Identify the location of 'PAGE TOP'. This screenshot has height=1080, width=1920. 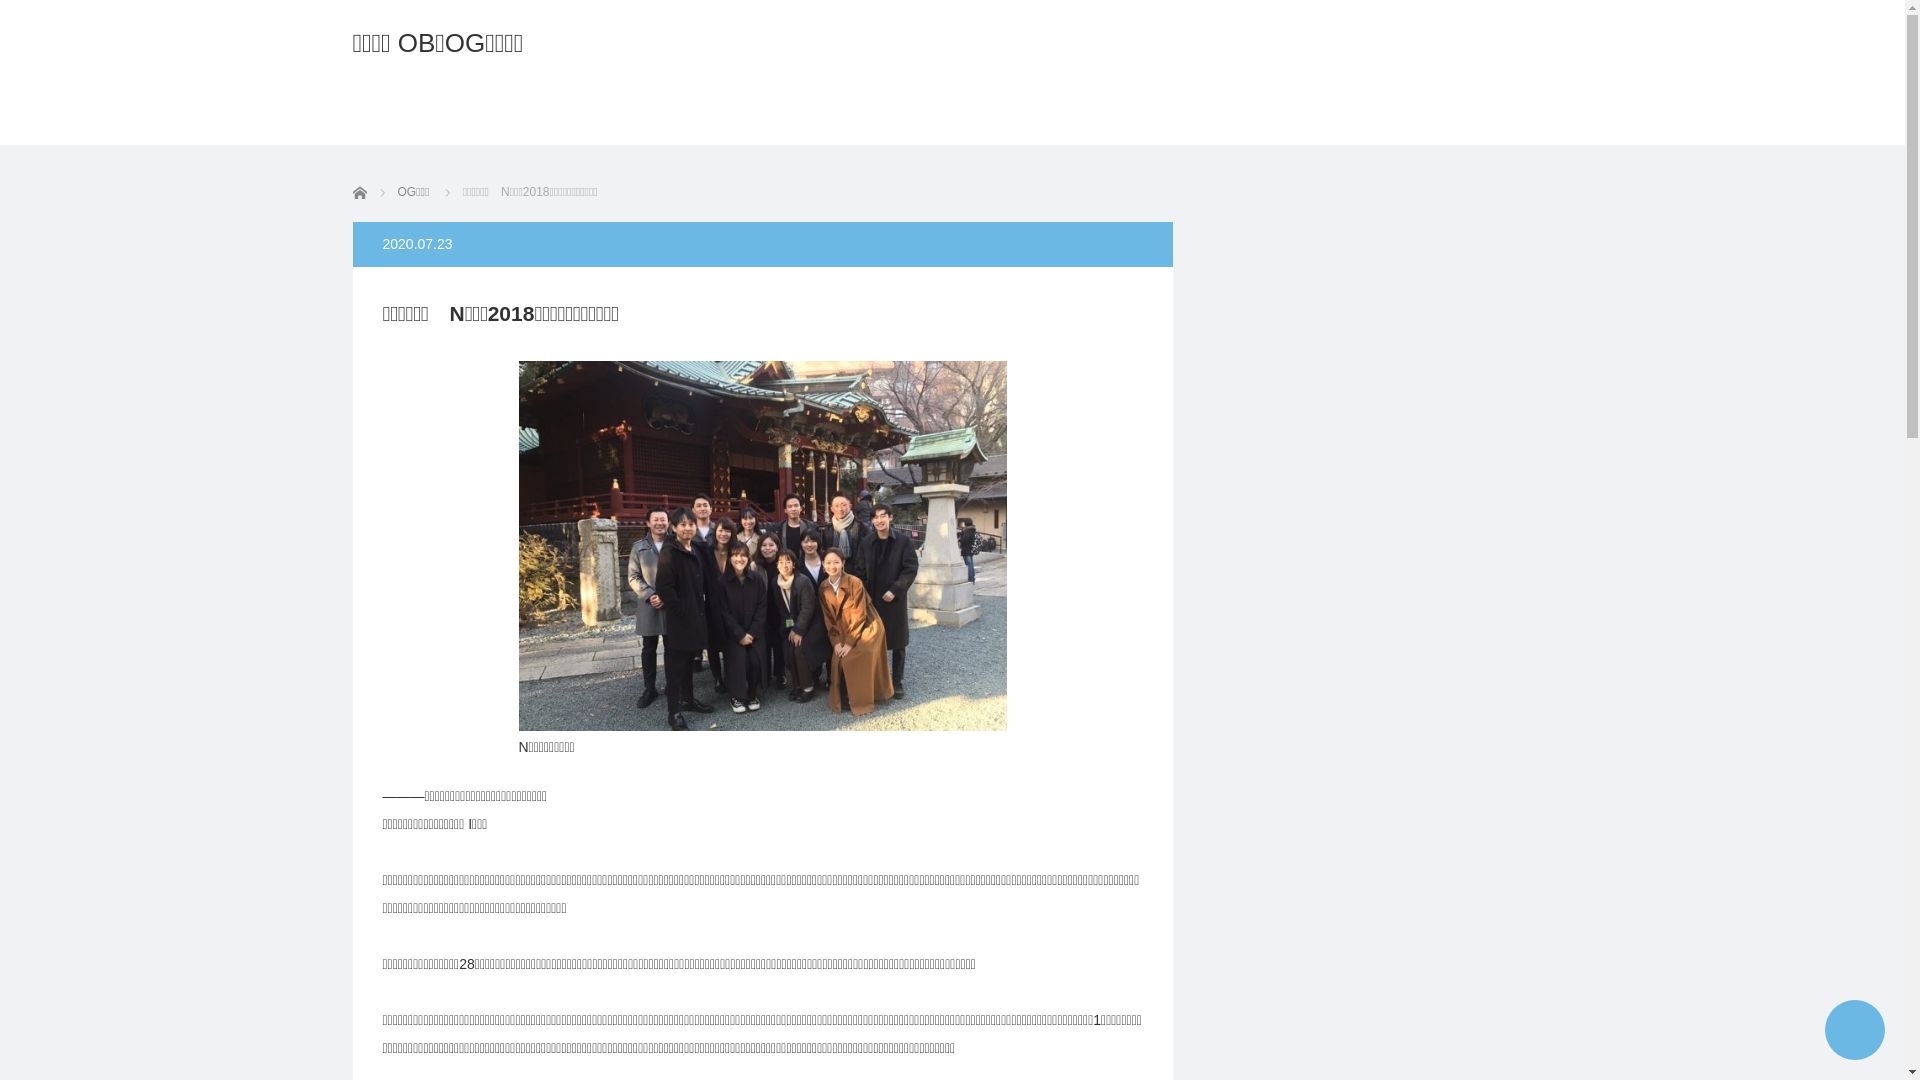
(1853, 1029).